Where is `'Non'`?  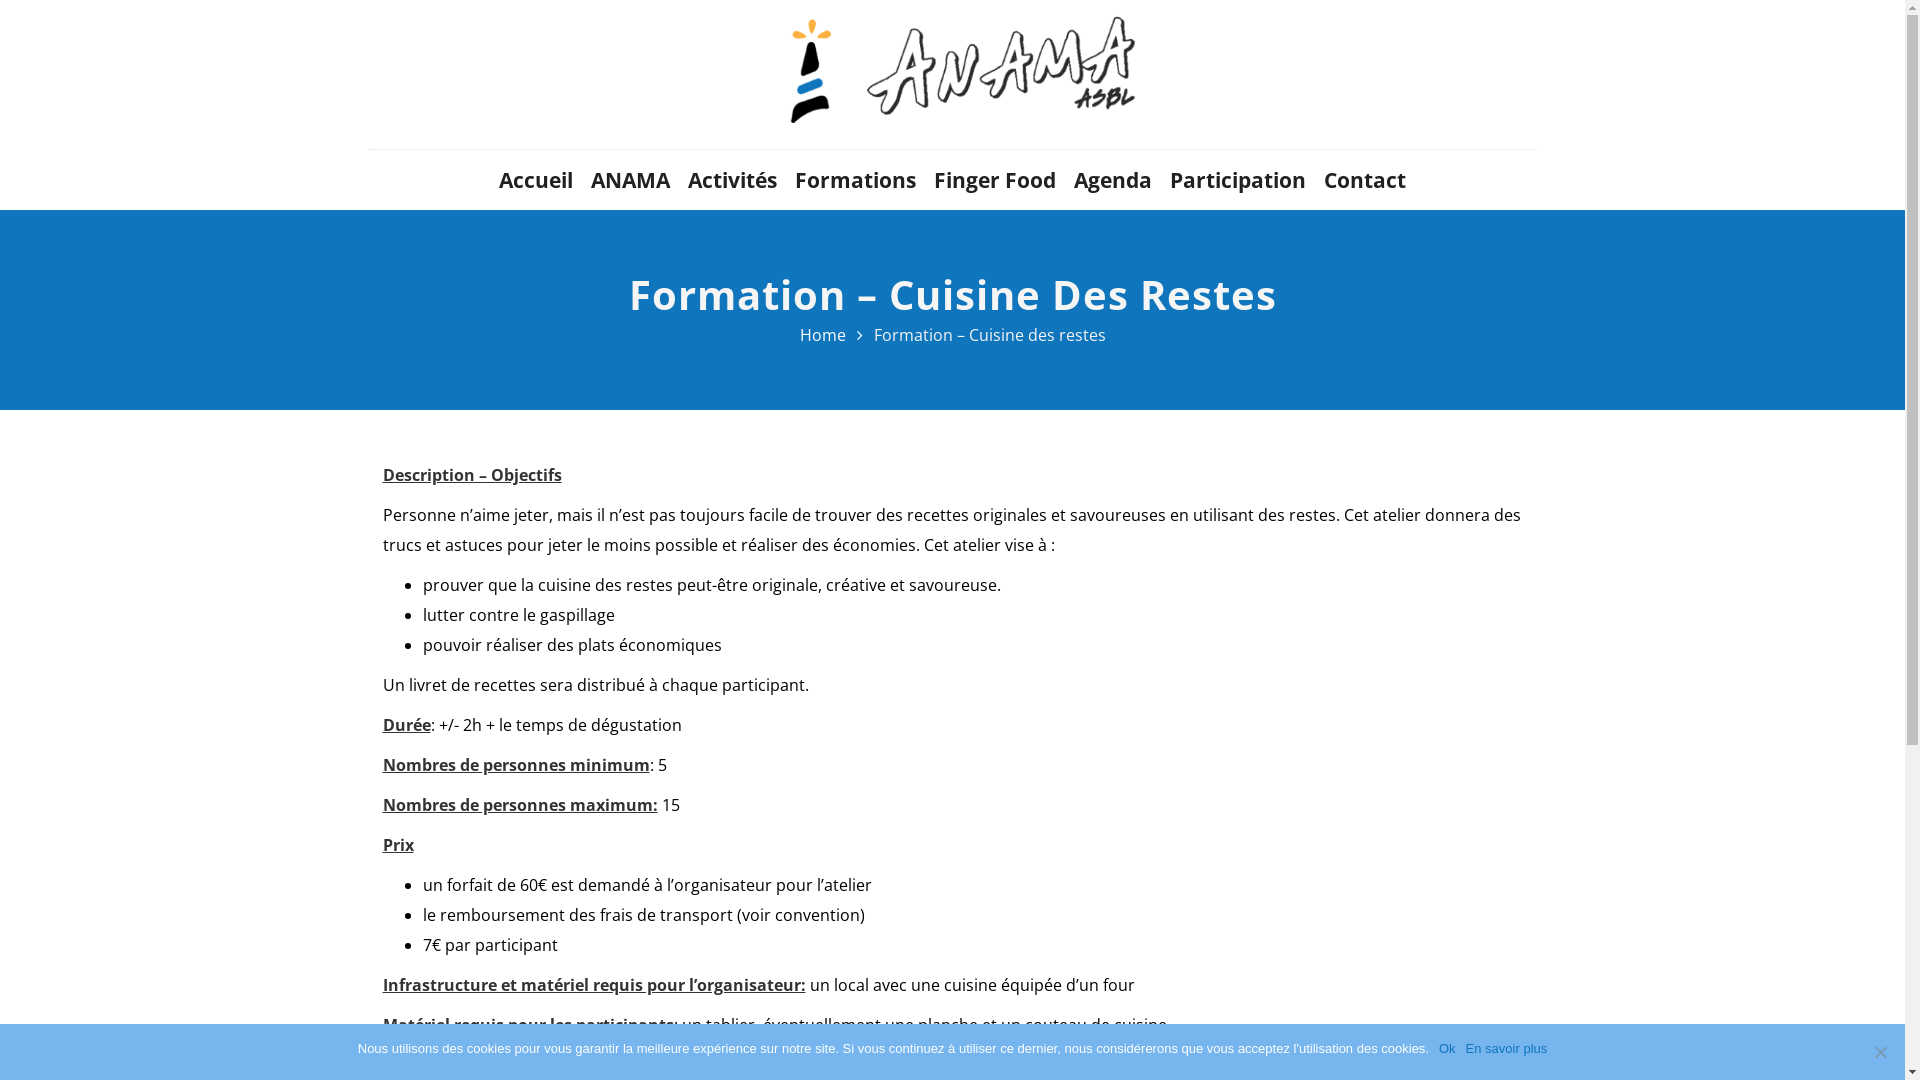 'Non' is located at coordinates (1879, 1051).